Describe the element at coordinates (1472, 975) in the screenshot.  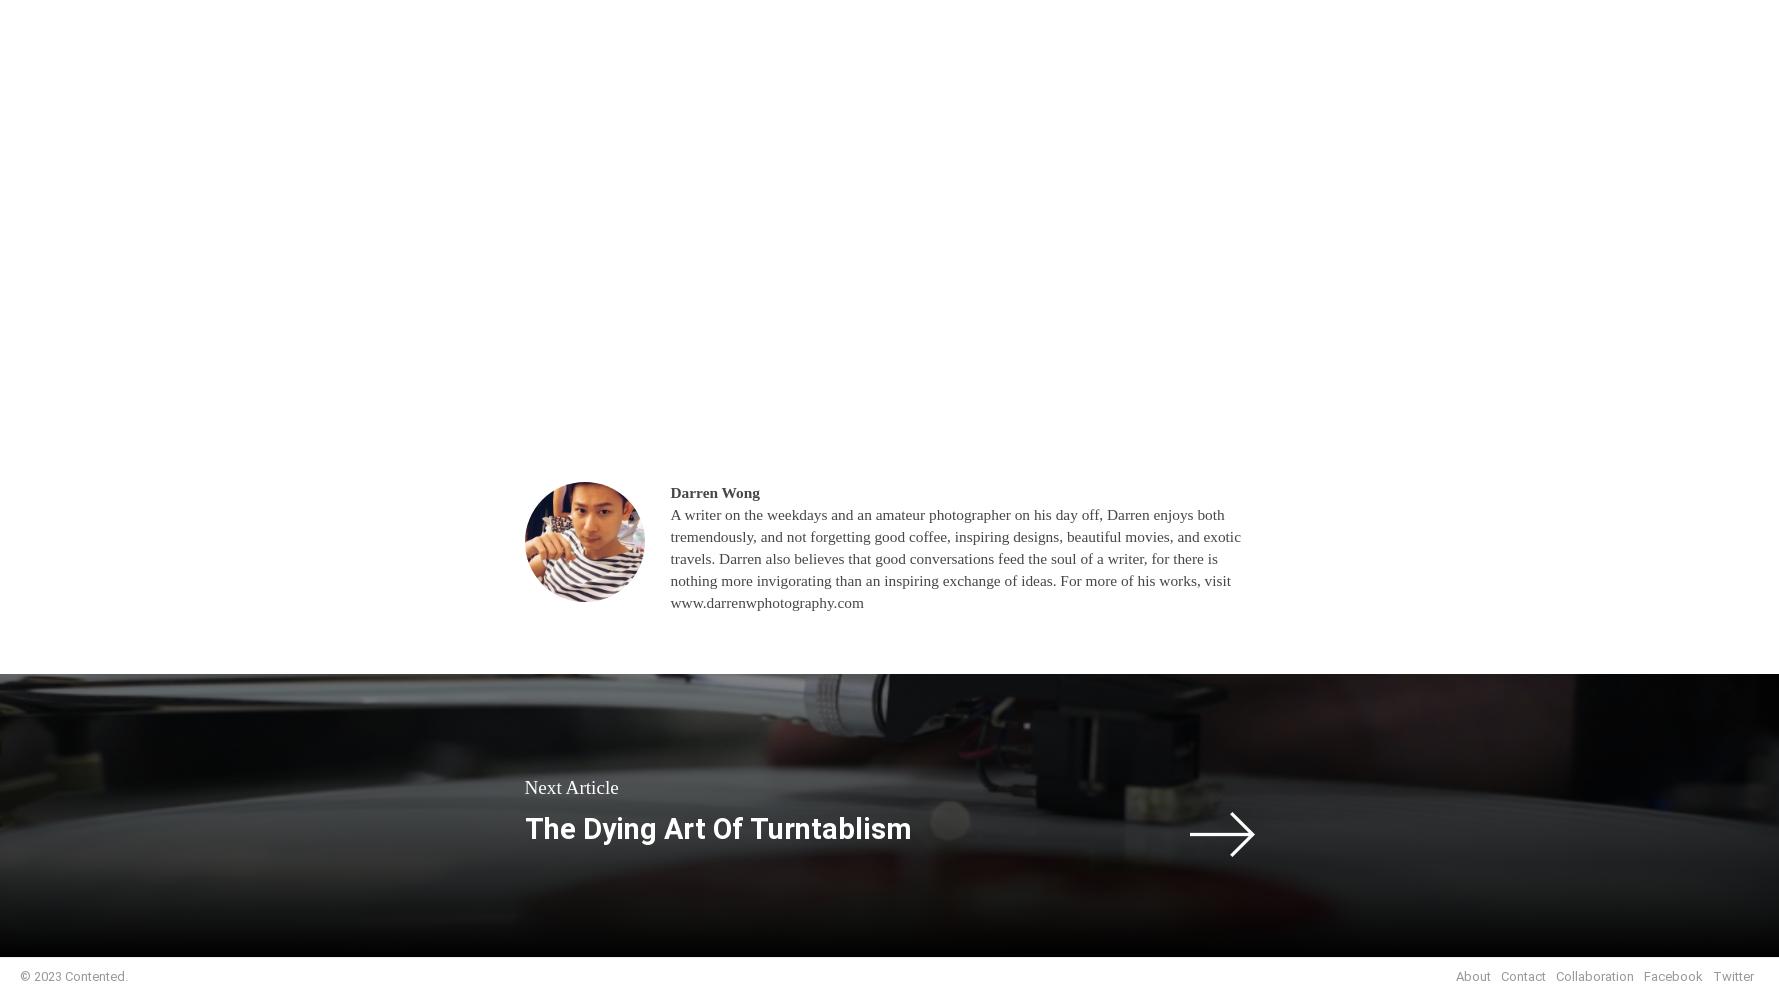
I see `'About'` at that location.